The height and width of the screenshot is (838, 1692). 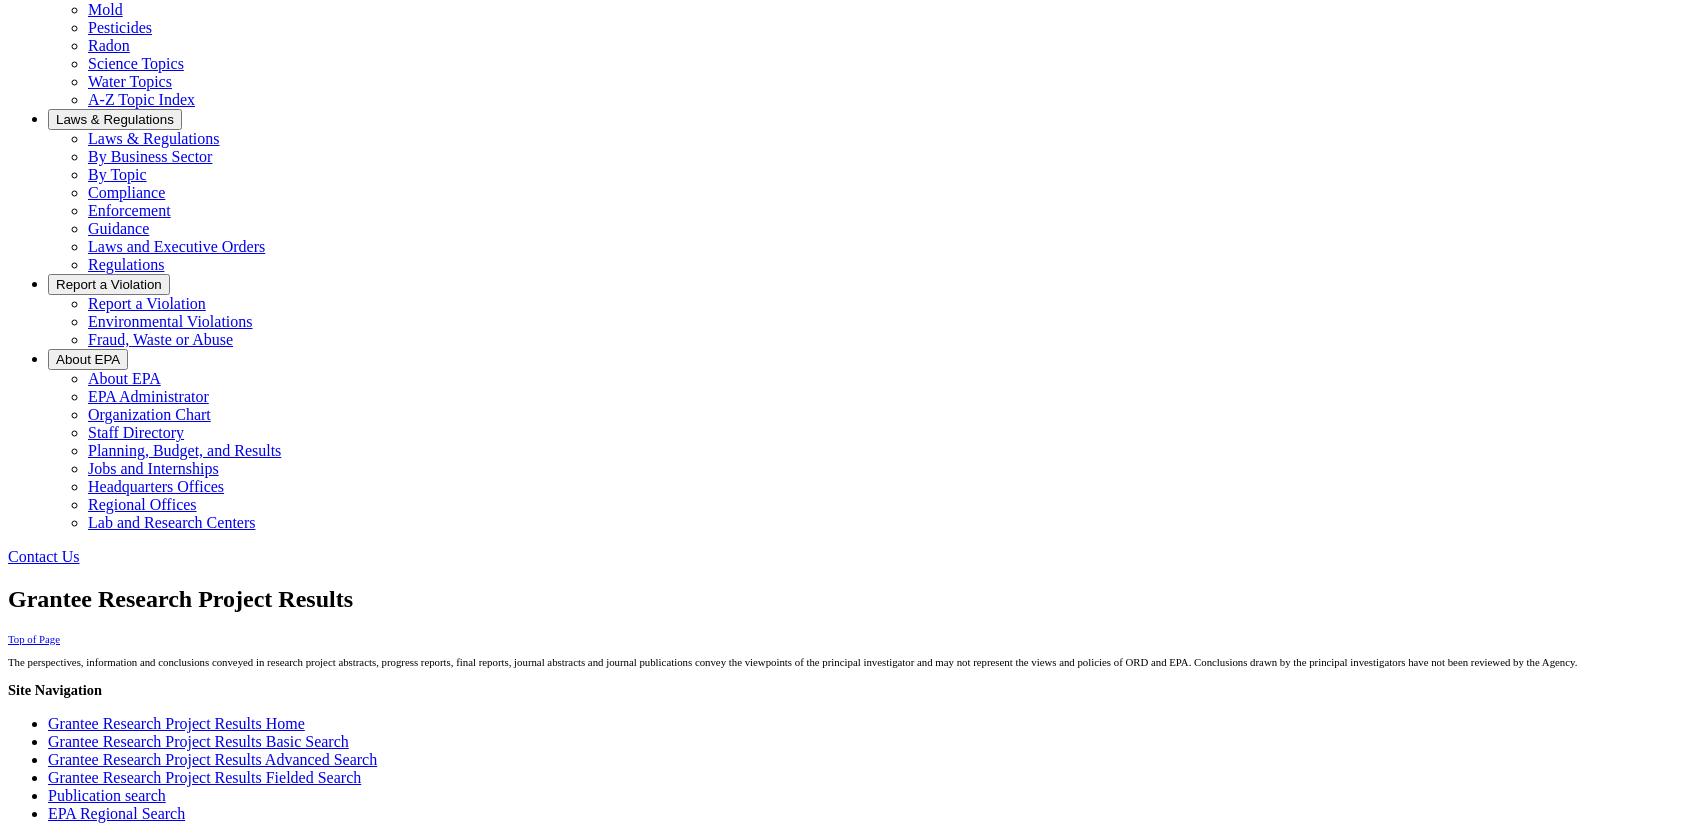 I want to click on 'Regulations', so click(x=126, y=263).